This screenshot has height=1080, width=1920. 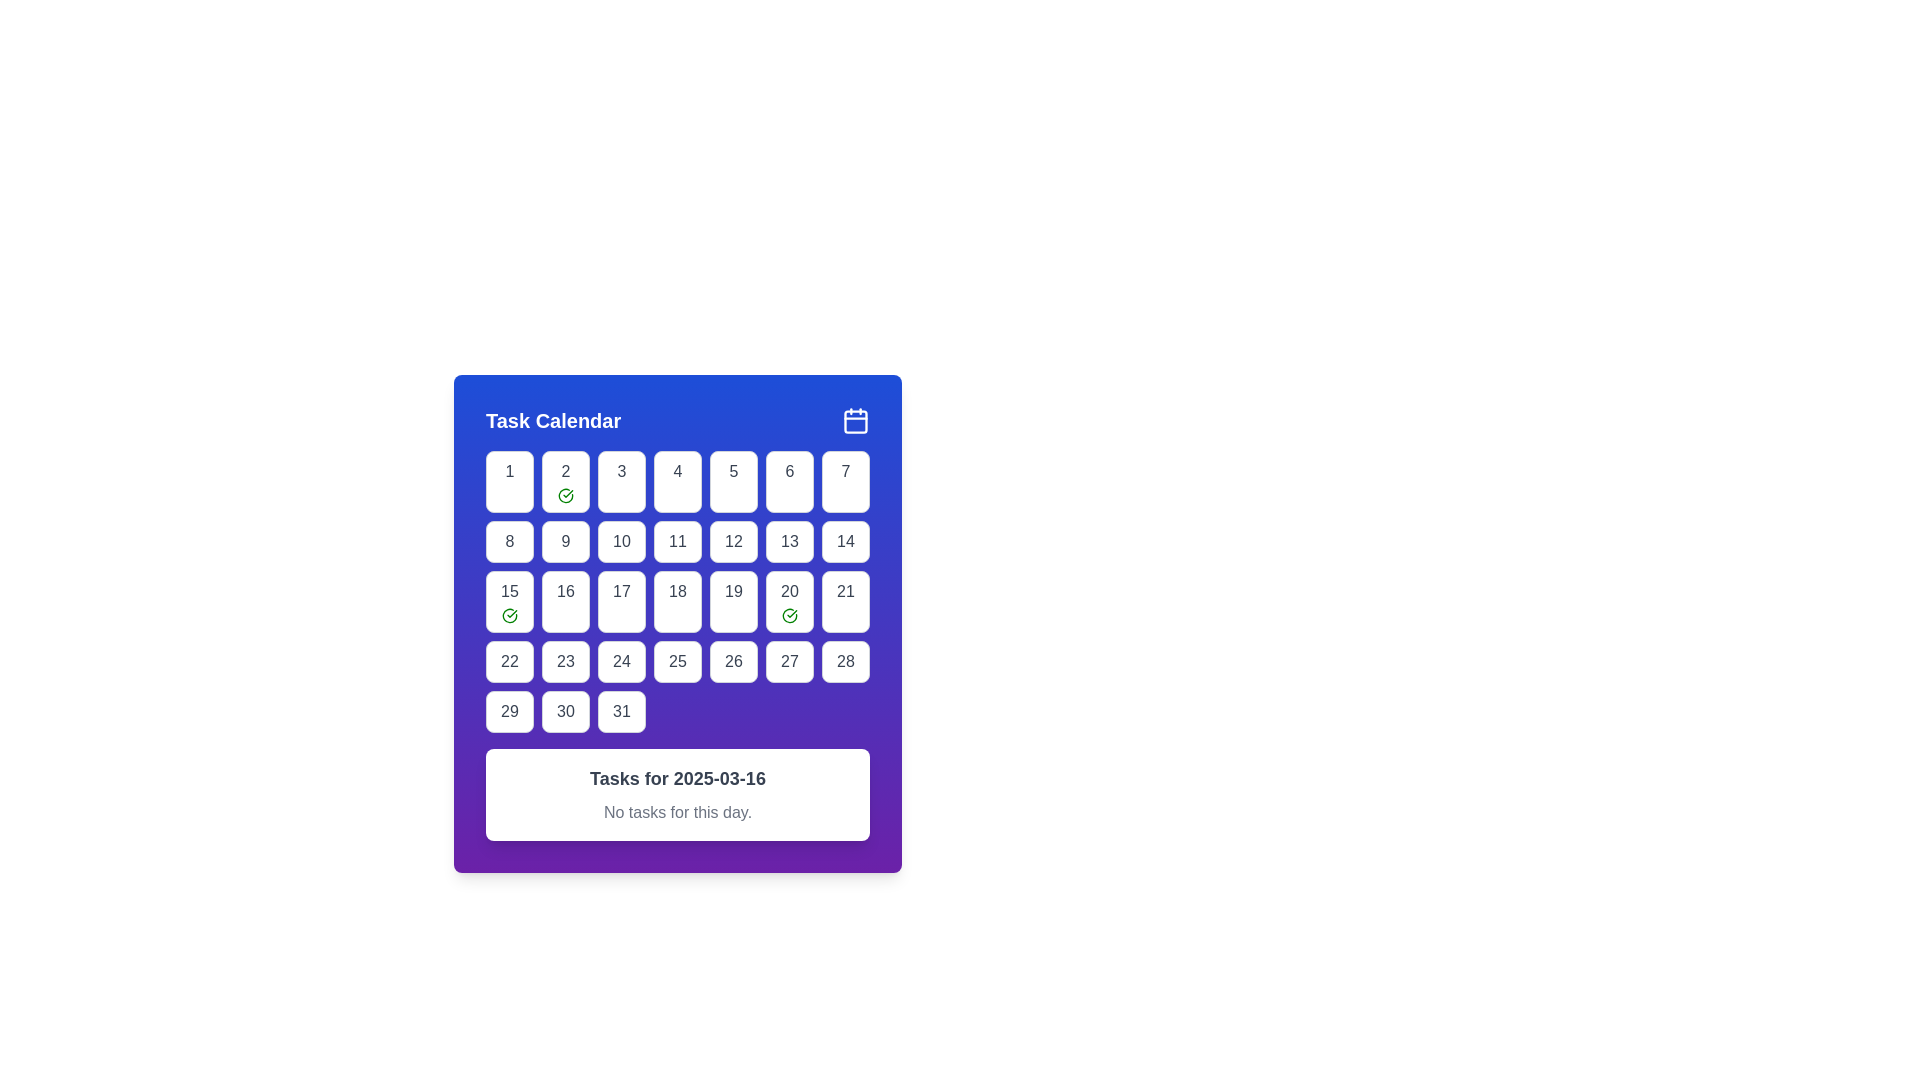 What do you see at coordinates (565, 542) in the screenshot?
I see `the button representing the 9th day of the month in the calendar interface` at bounding box center [565, 542].